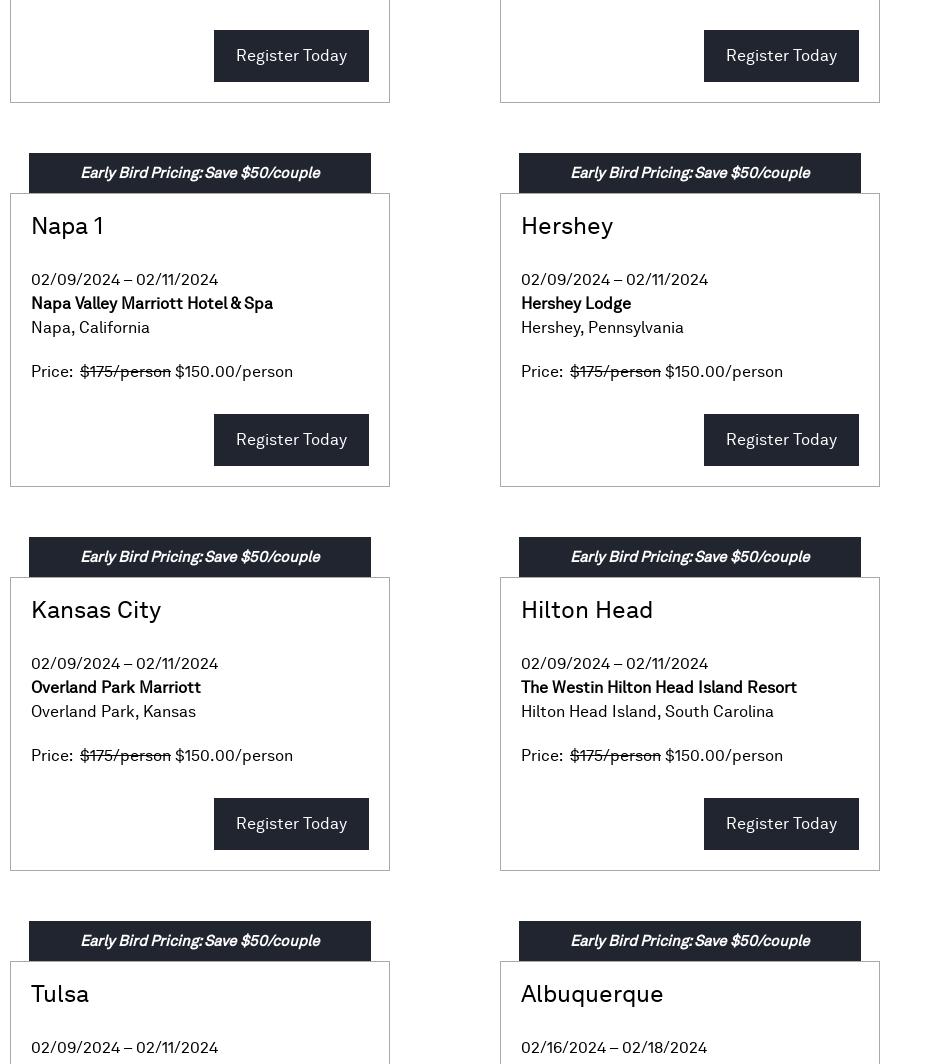 This screenshot has height=1064, width=950. What do you see at coordinates (665, 711) in the screenshot?
I see `'South Carolina'` at bounding box center [665, 711].